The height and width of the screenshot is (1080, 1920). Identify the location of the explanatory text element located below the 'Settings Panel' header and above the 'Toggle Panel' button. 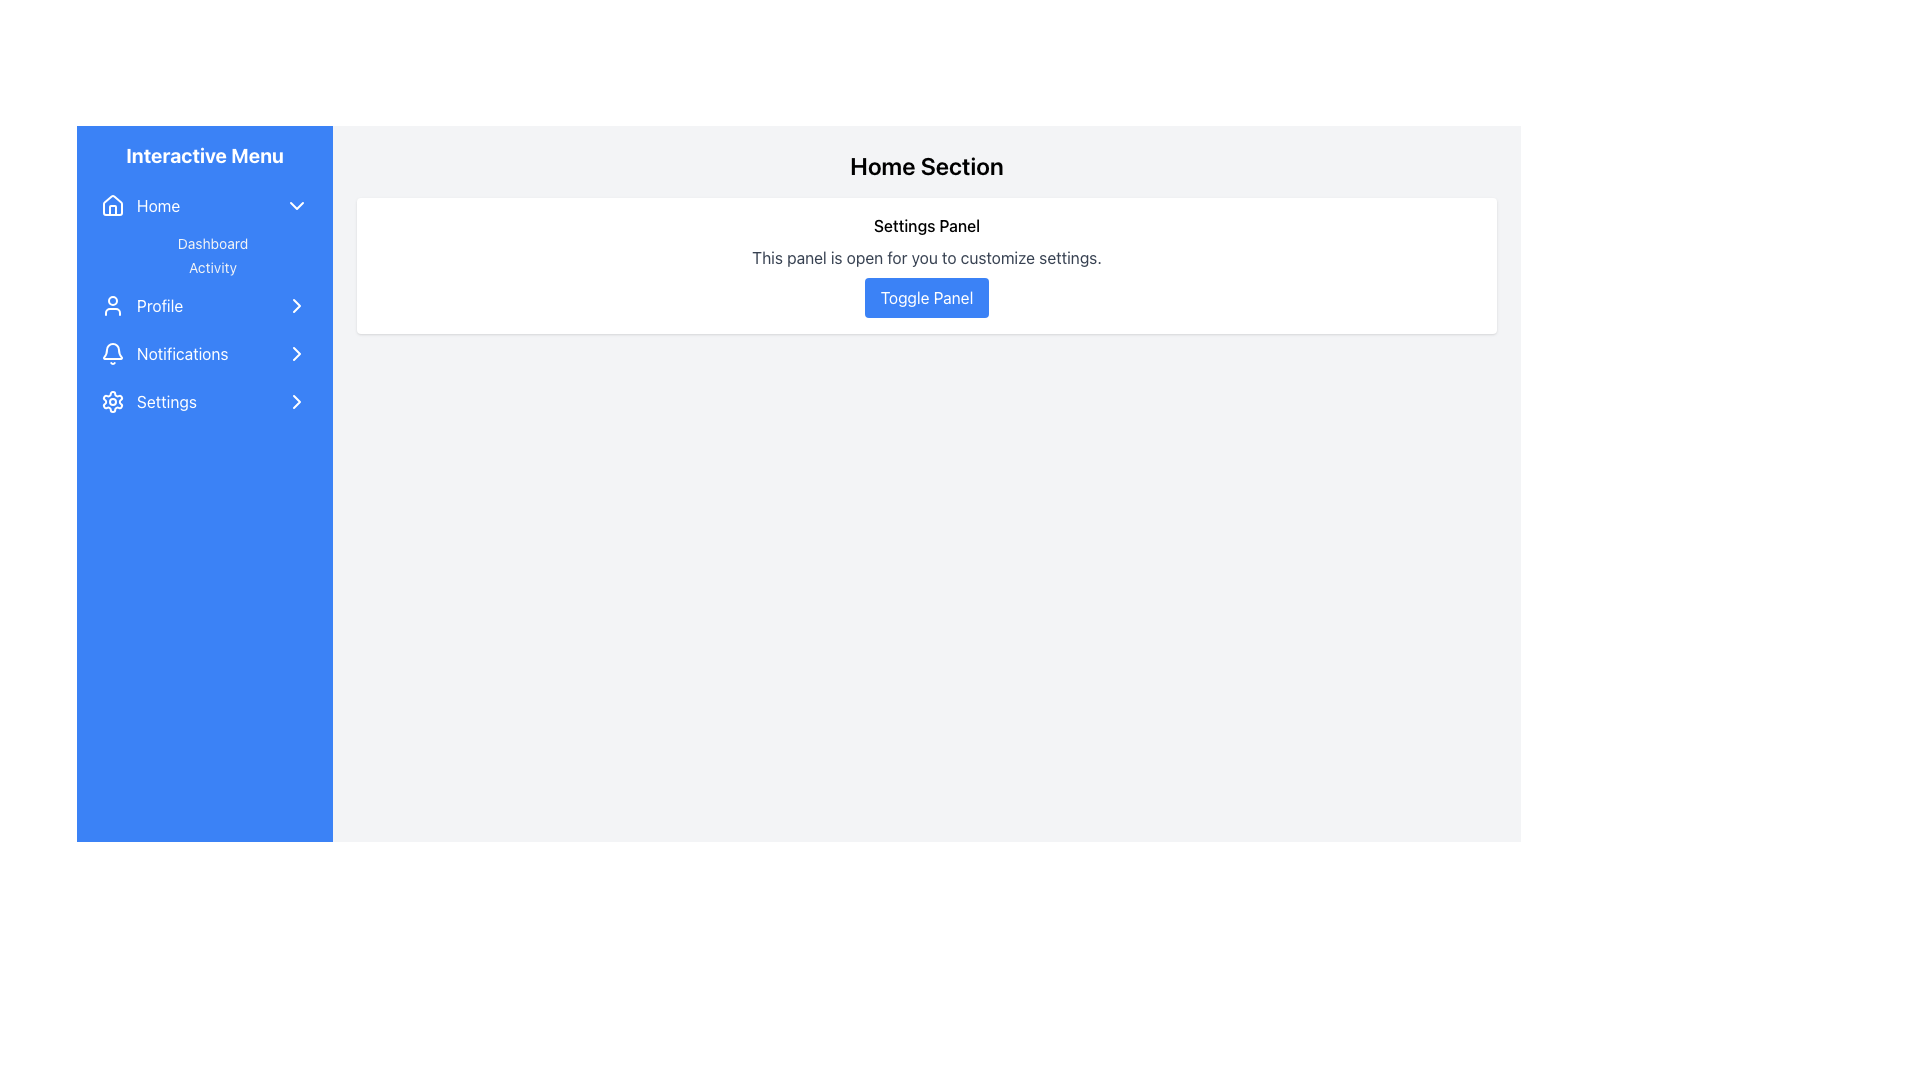
(925, 257).